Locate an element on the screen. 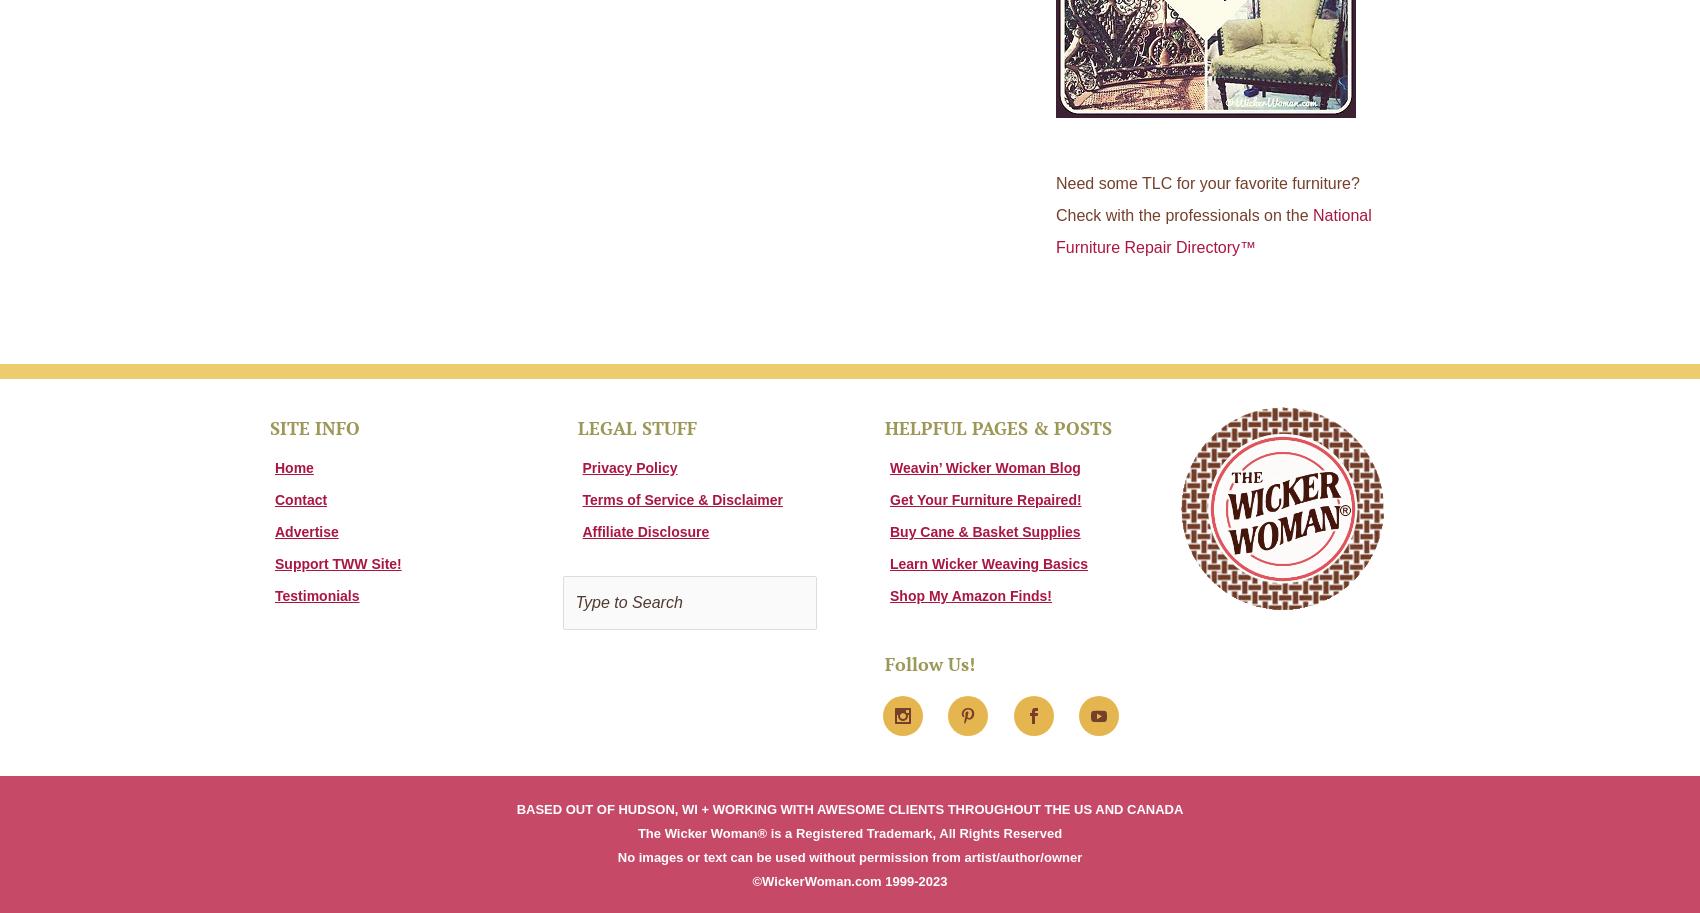 This screenshot has width=1700, height=913. 'Contact' is located at coordinates (301, 497).